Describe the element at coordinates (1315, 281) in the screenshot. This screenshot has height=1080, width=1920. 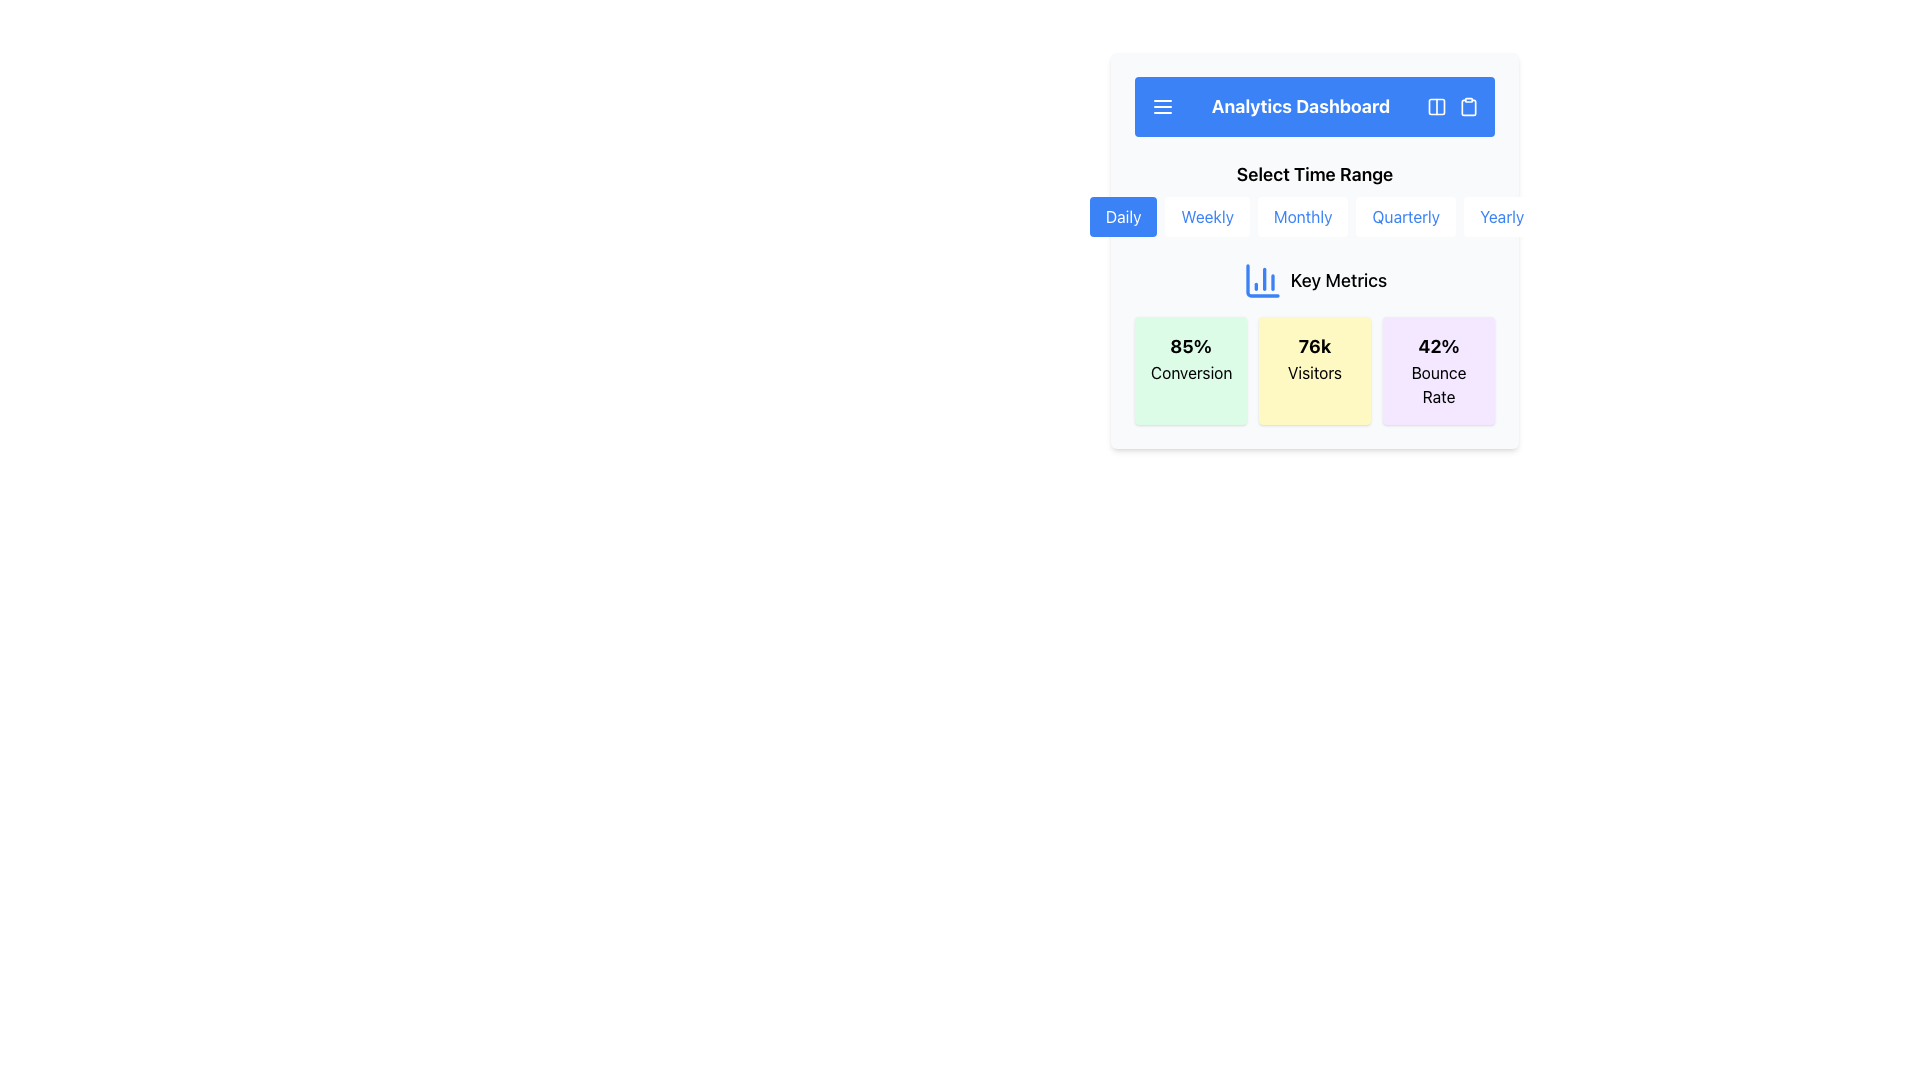
I see `the icon and corresponding label of the Text with Icon that serves as a title for 'Key Metrics', positioned centrally above the sections for '85% Conversion', '76k Visitors', and '42% Bounce Rate'` at that location.